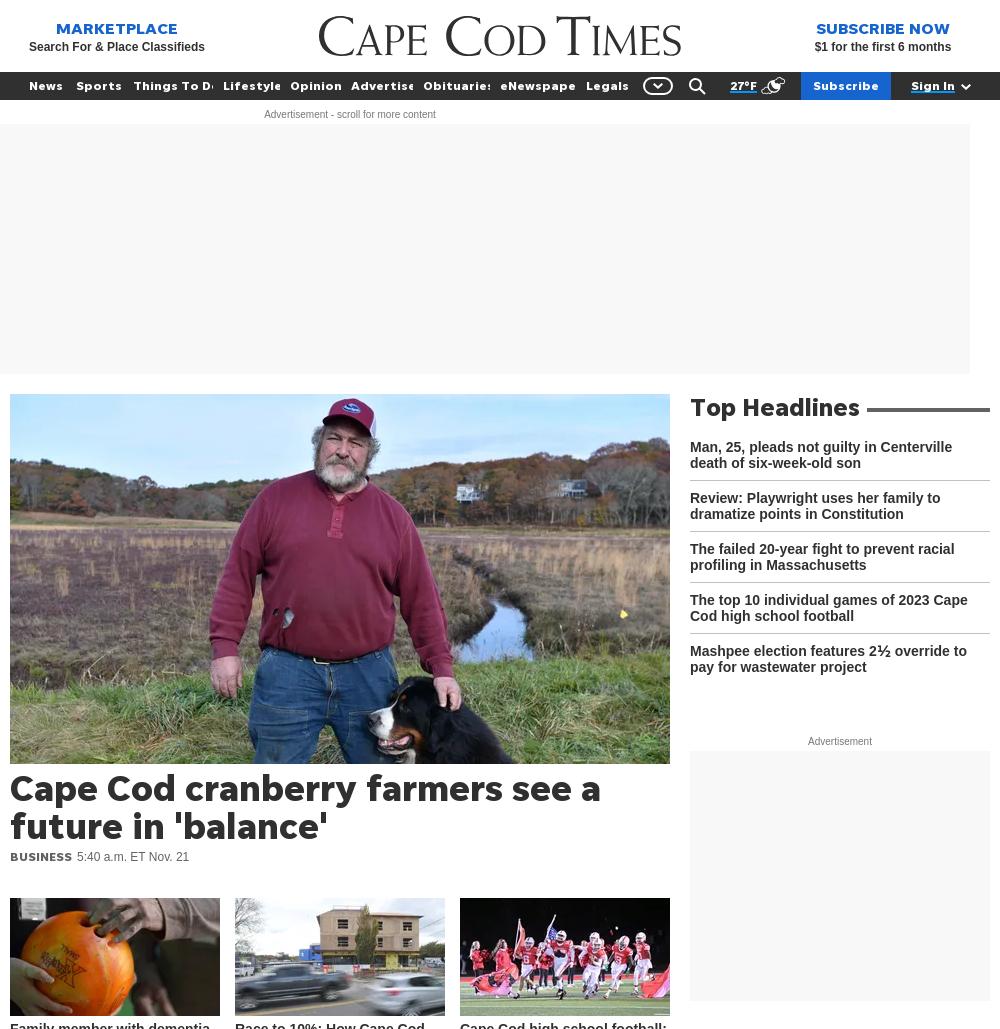  I want to click on 'Review: Playwright uses her family to dramatize points in Constitution', so click(814, 505).